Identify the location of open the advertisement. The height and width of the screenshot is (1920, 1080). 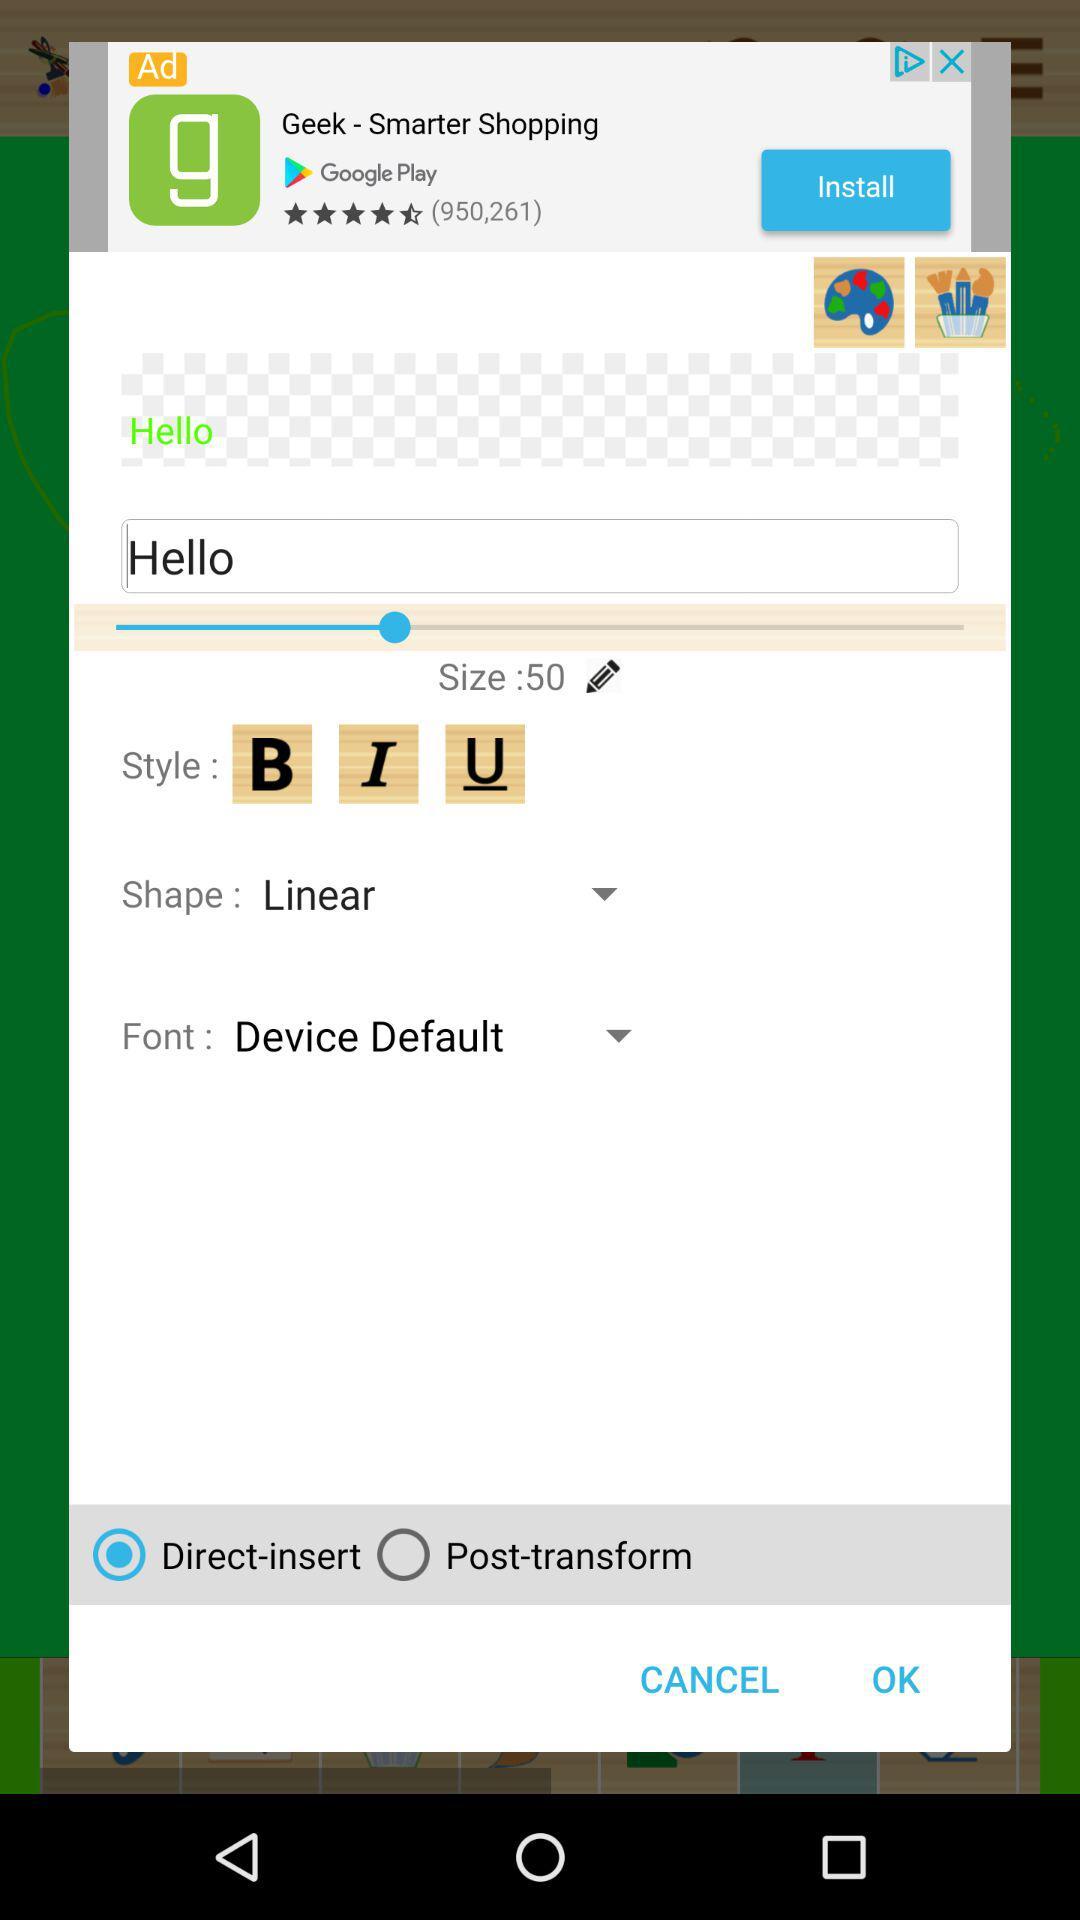
(538, 146).